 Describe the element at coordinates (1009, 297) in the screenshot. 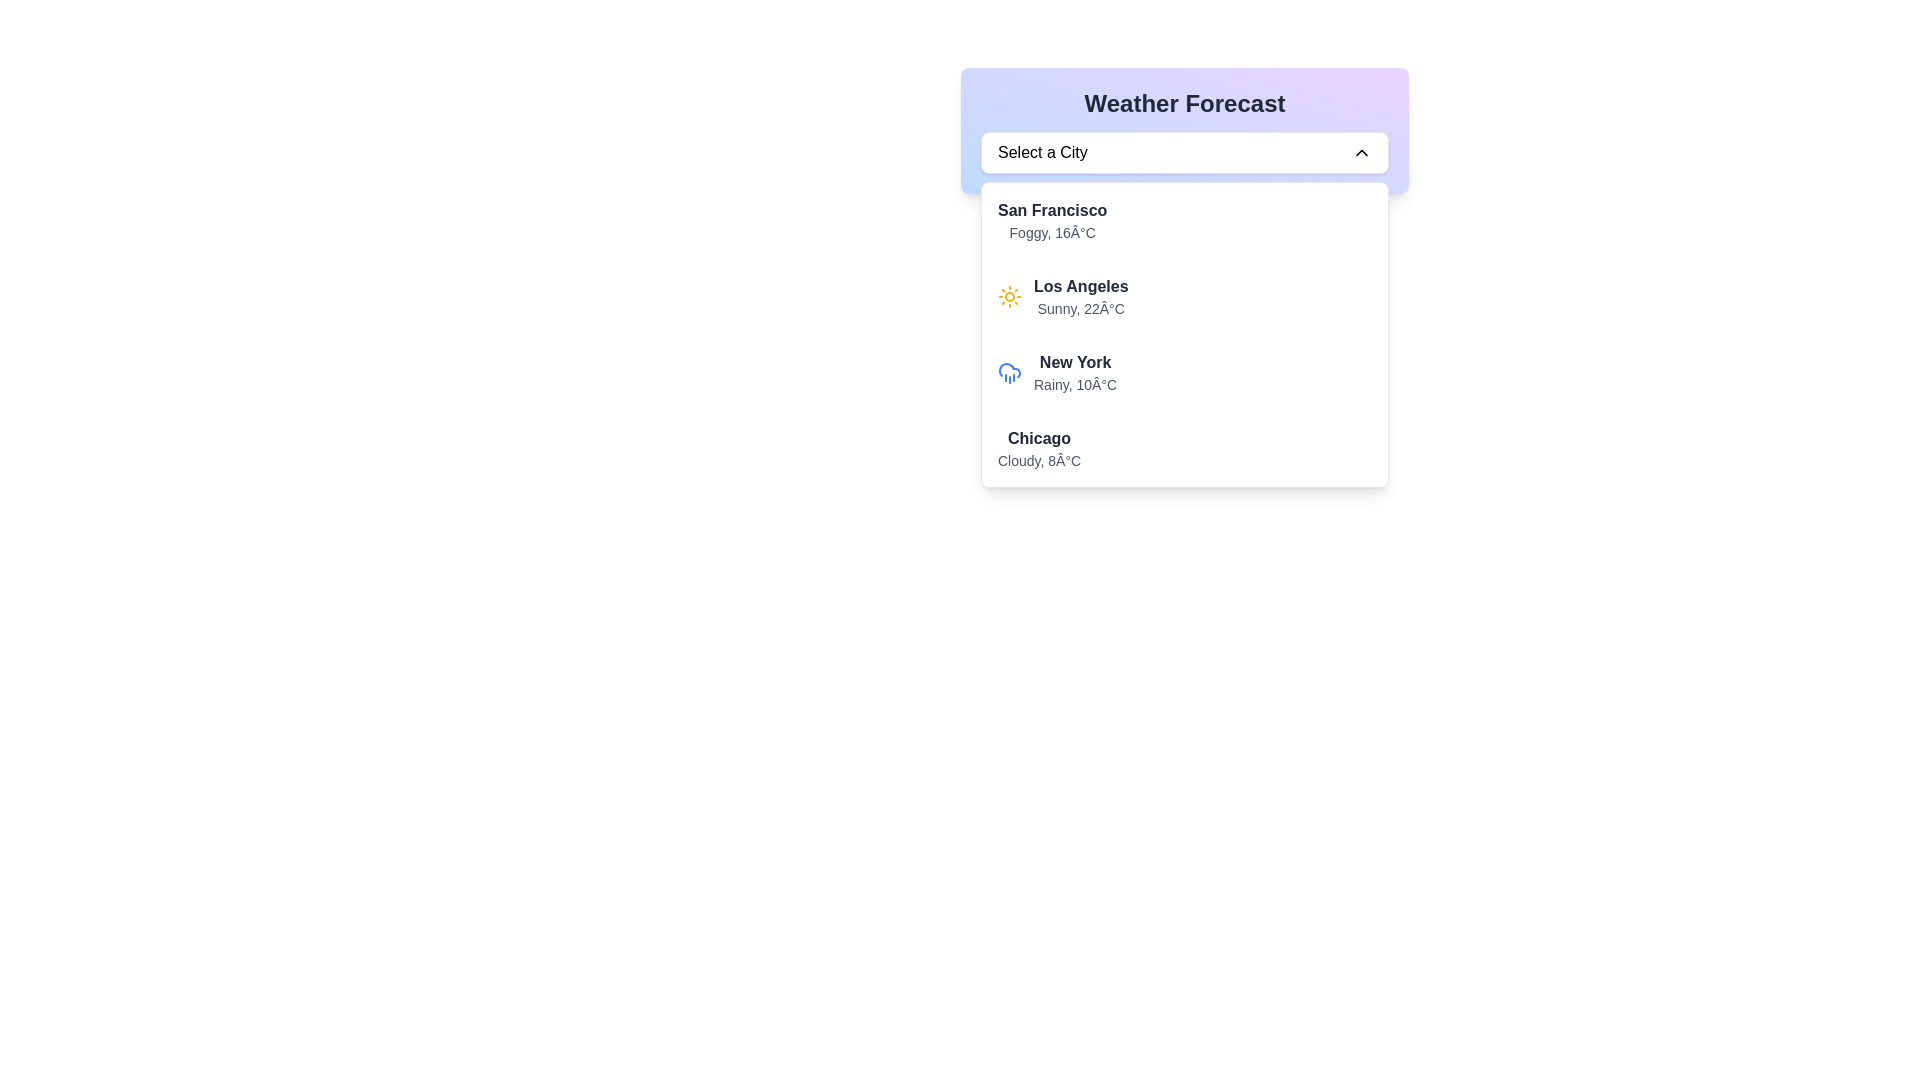

I see `the sunny weather icon located to the left of the text 'Los Angeles Sunny, 22°C' in the weather forecast UI` at that location.